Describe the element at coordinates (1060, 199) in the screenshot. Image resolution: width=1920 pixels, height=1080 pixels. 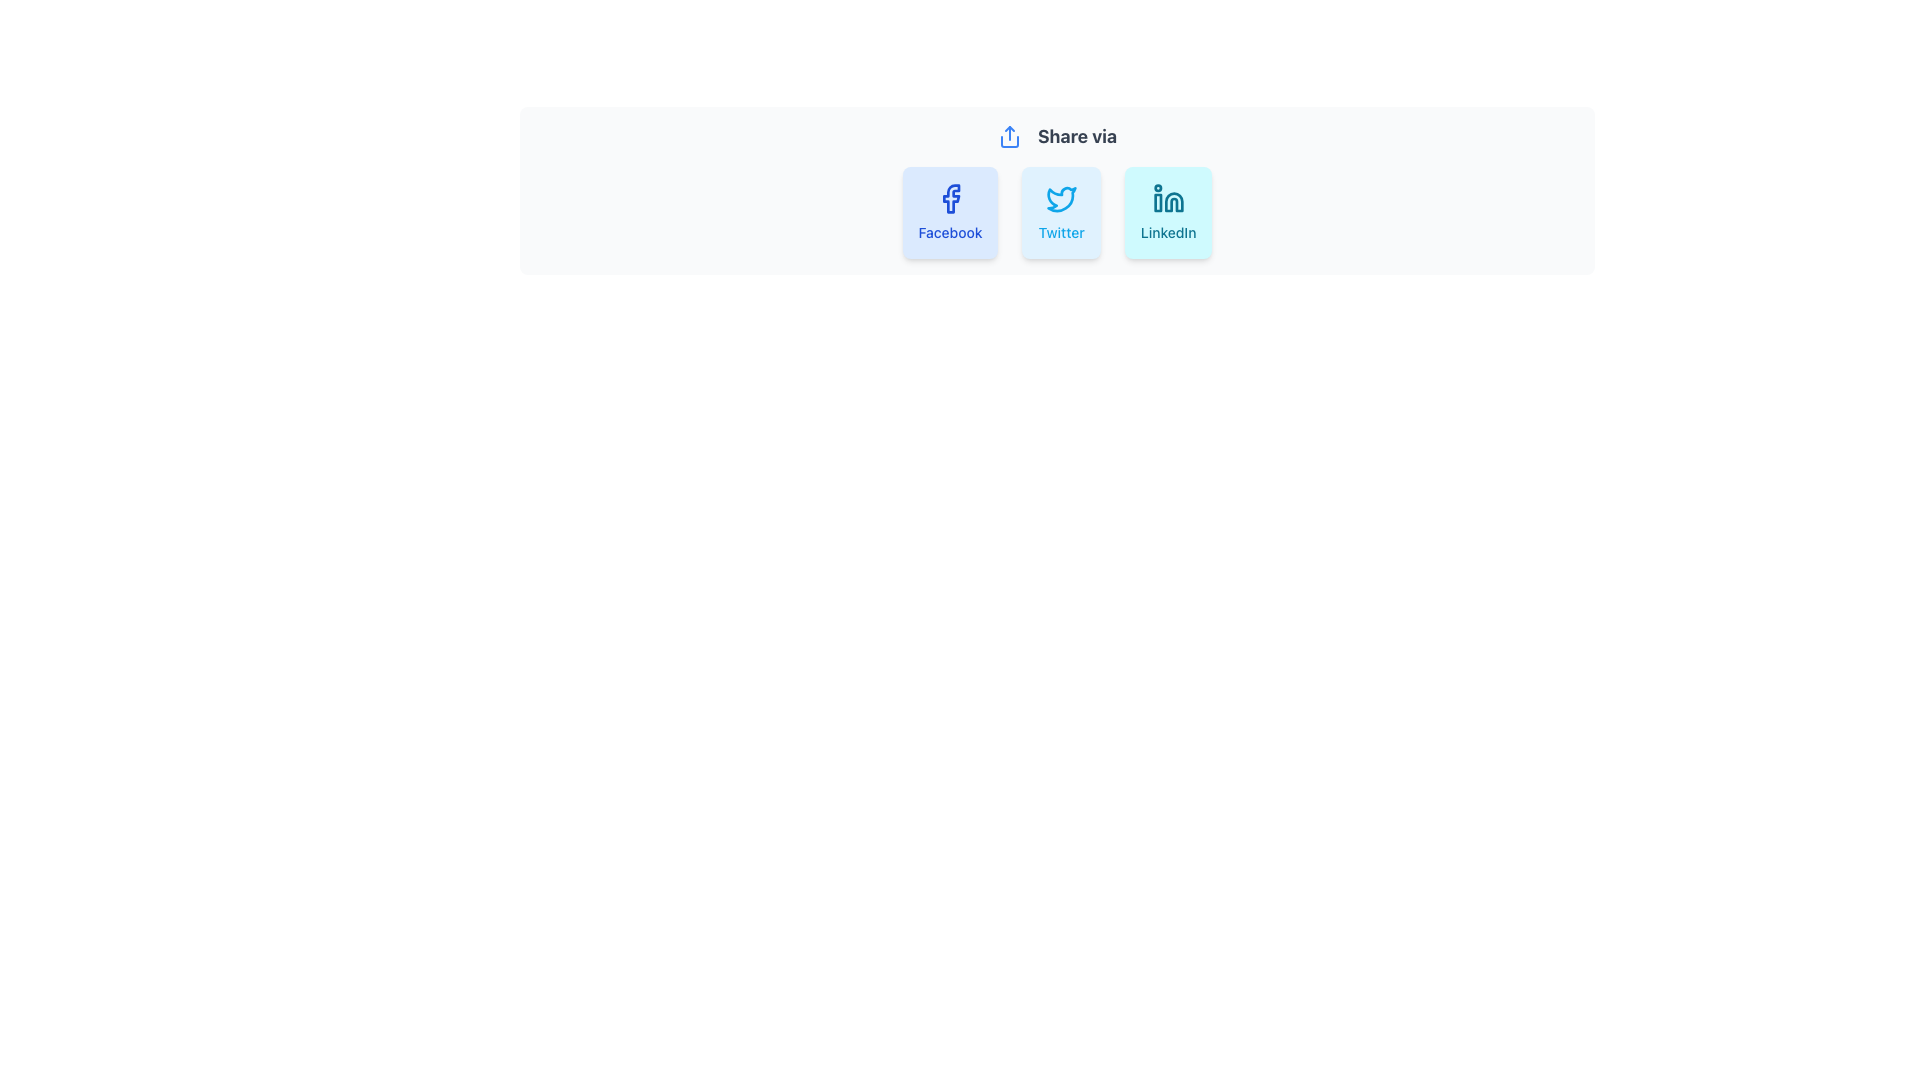
I see `the Twitter icon button, which is part of a three-button sequence under the 'Share via' heading` at that location.